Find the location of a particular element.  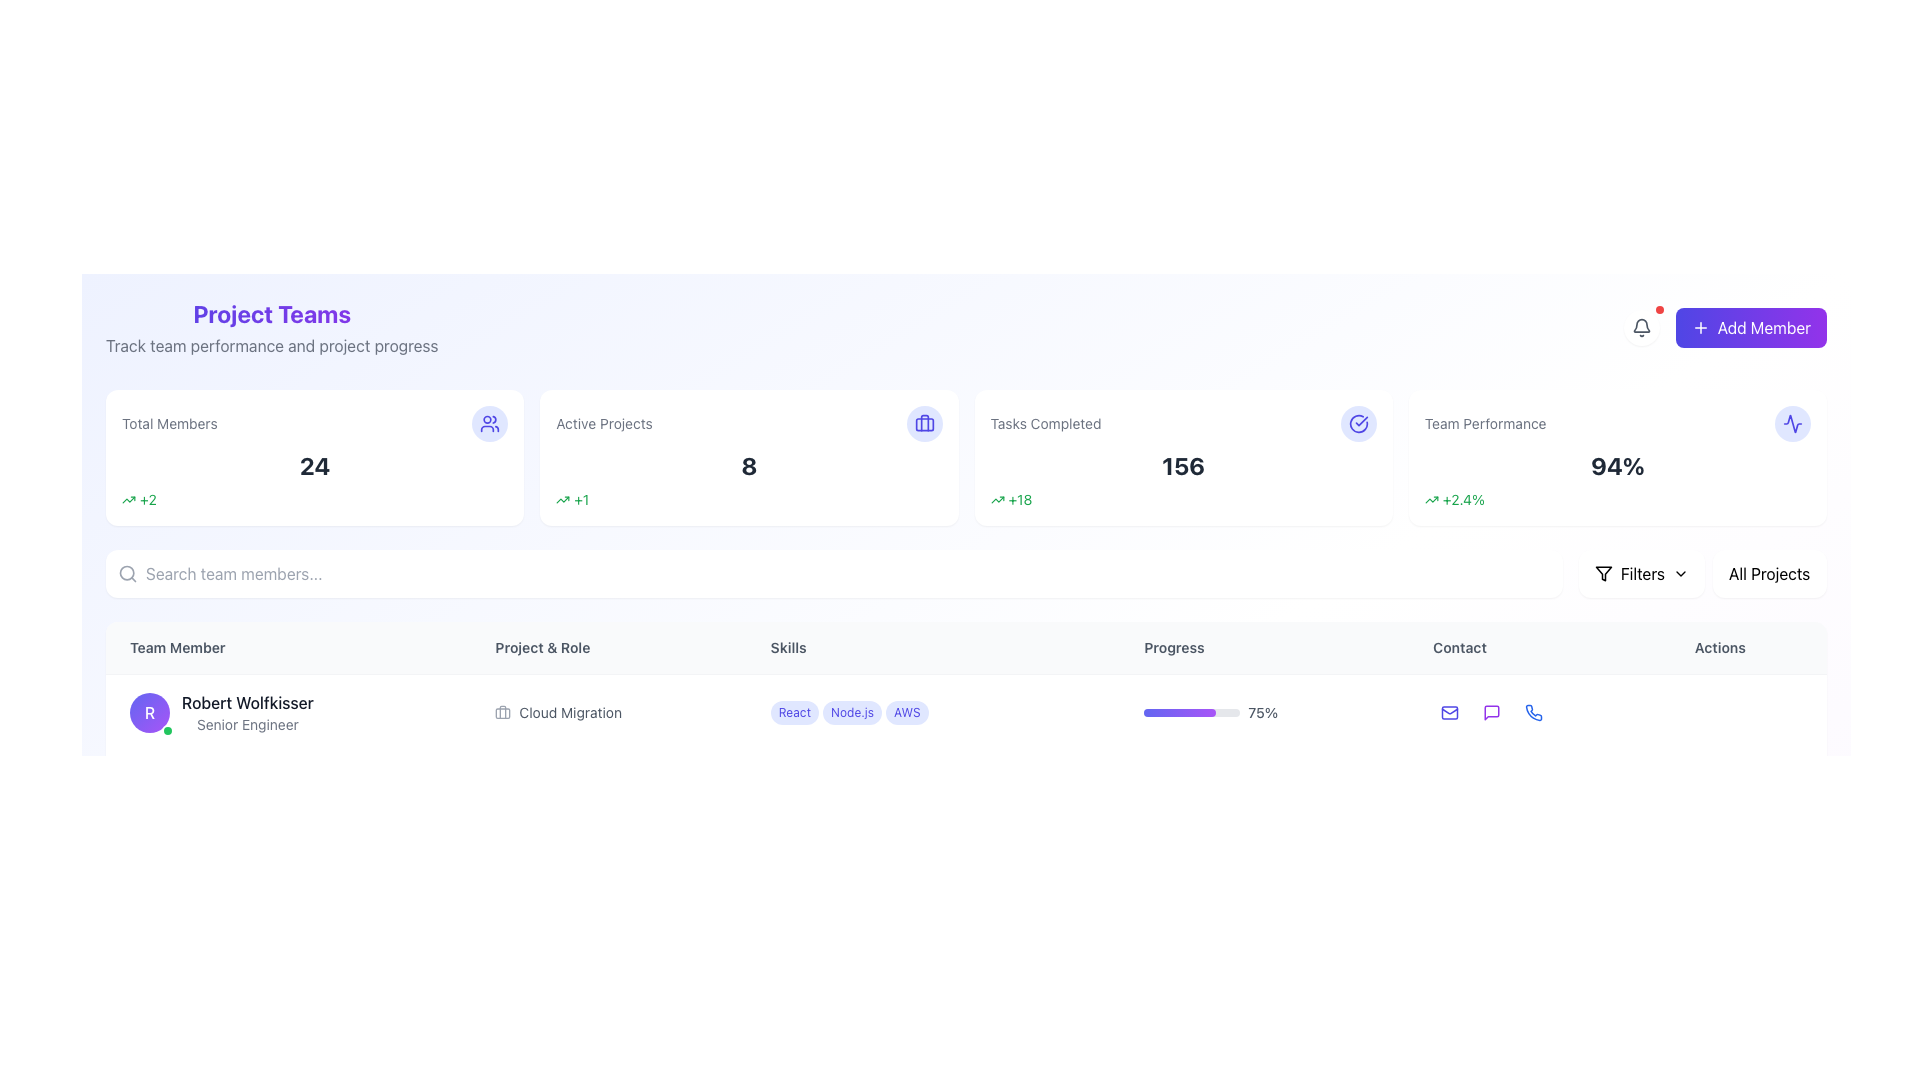

the action icons within the first entry of the team member details in the data table is located at coordinates (966, 711).